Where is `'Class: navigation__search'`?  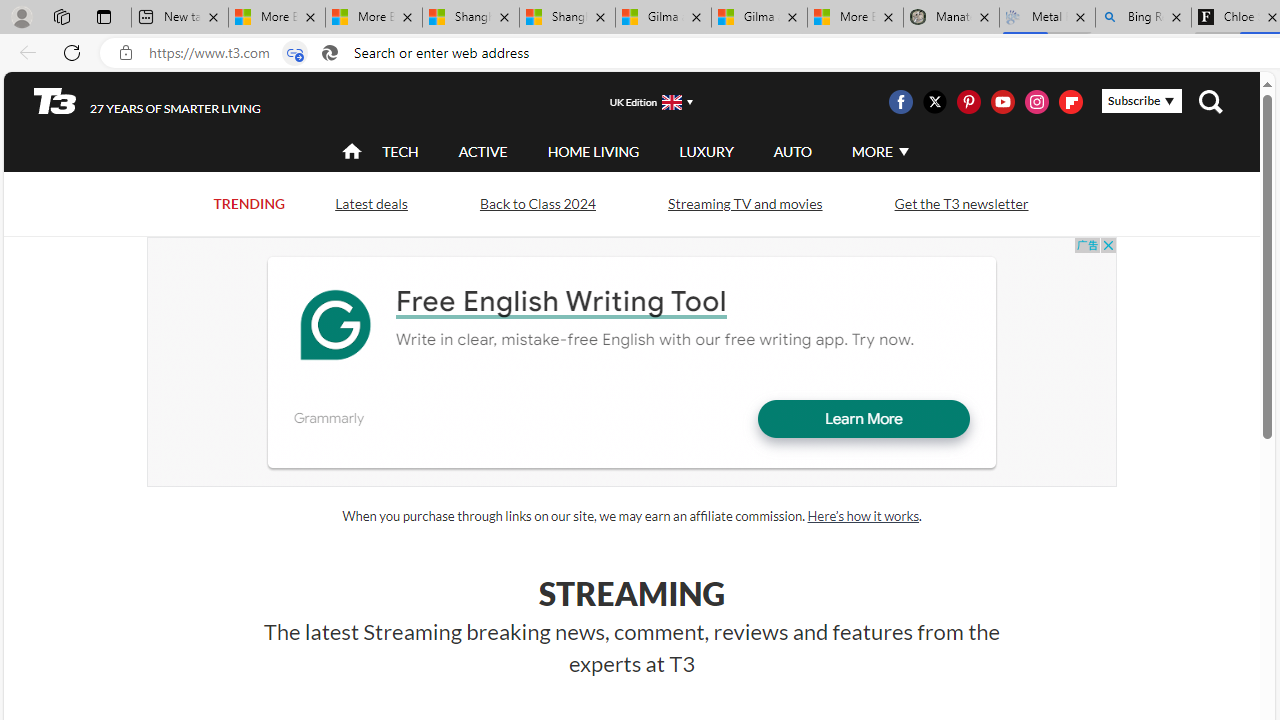 'Class: navigation__search' is located at coordinates (1209, 101).